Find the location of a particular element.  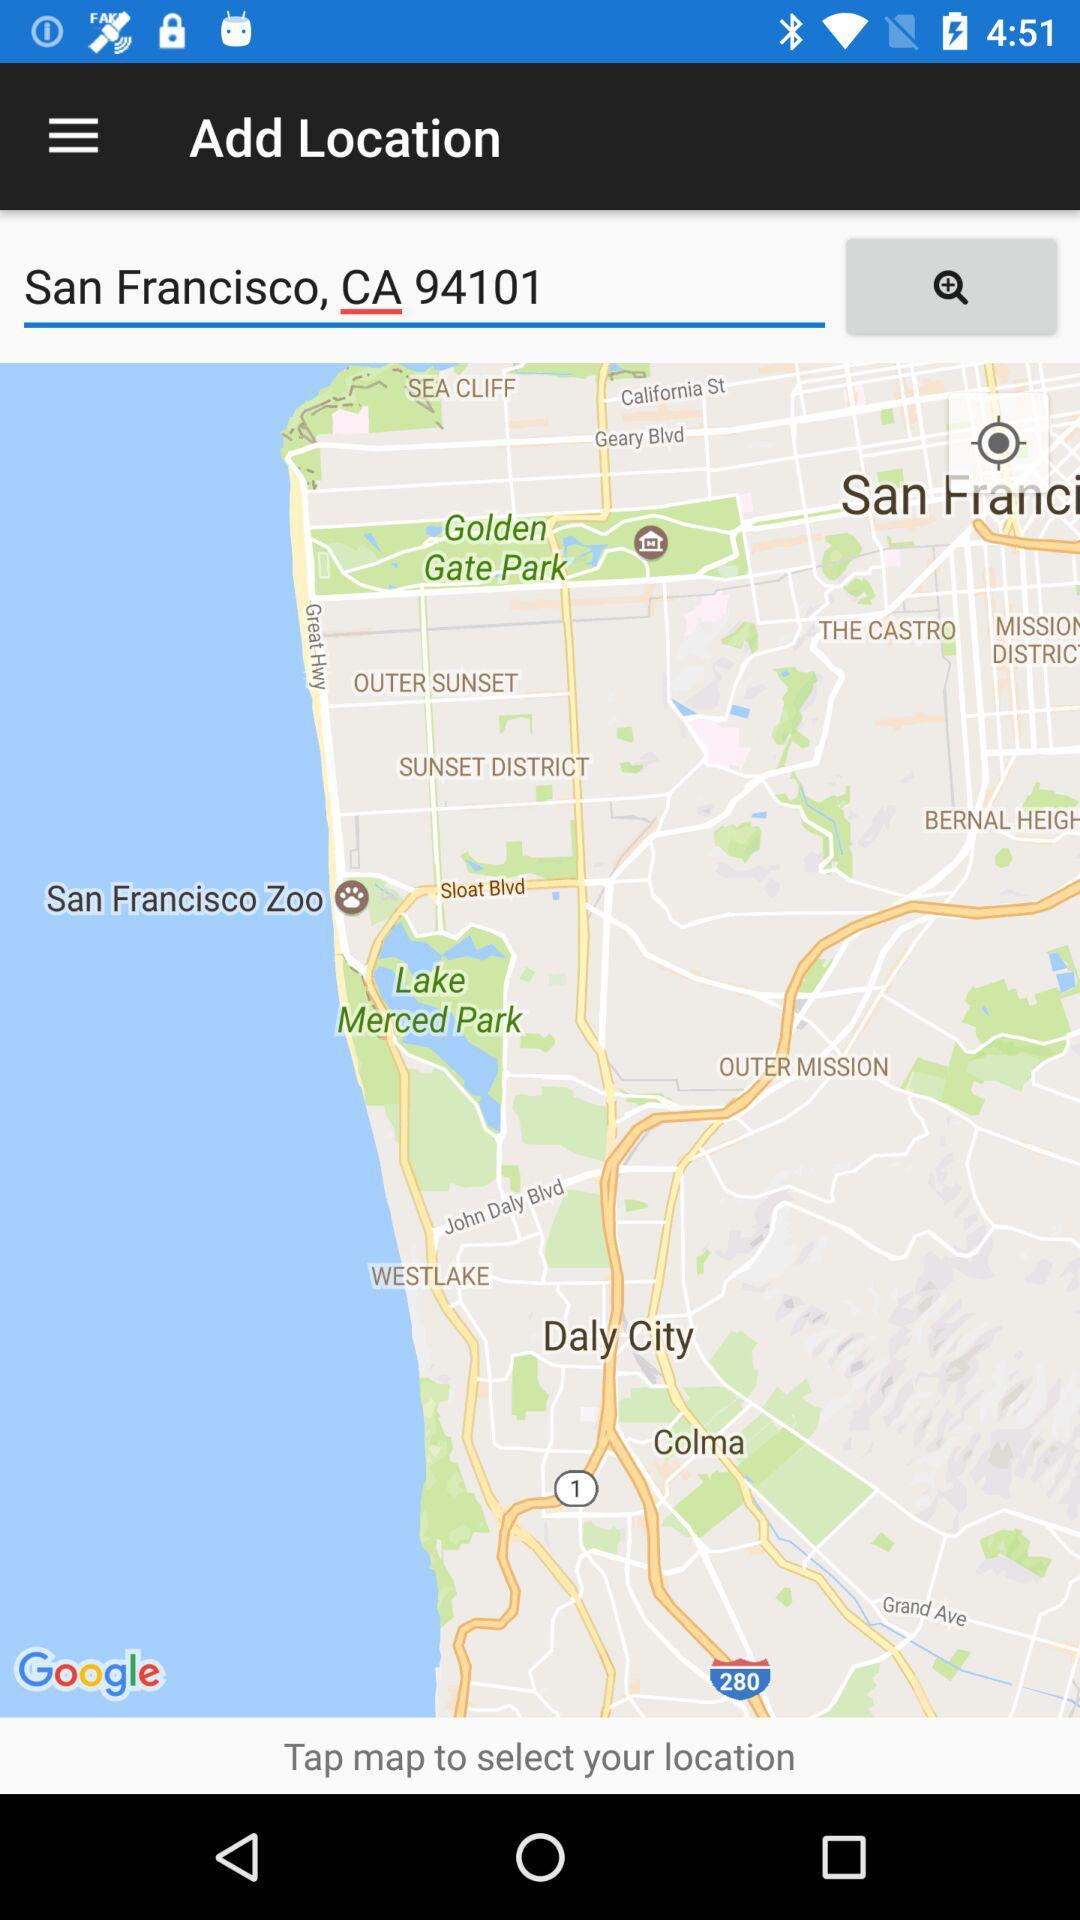

icon next to add location item is located at coordinates (72, 135).